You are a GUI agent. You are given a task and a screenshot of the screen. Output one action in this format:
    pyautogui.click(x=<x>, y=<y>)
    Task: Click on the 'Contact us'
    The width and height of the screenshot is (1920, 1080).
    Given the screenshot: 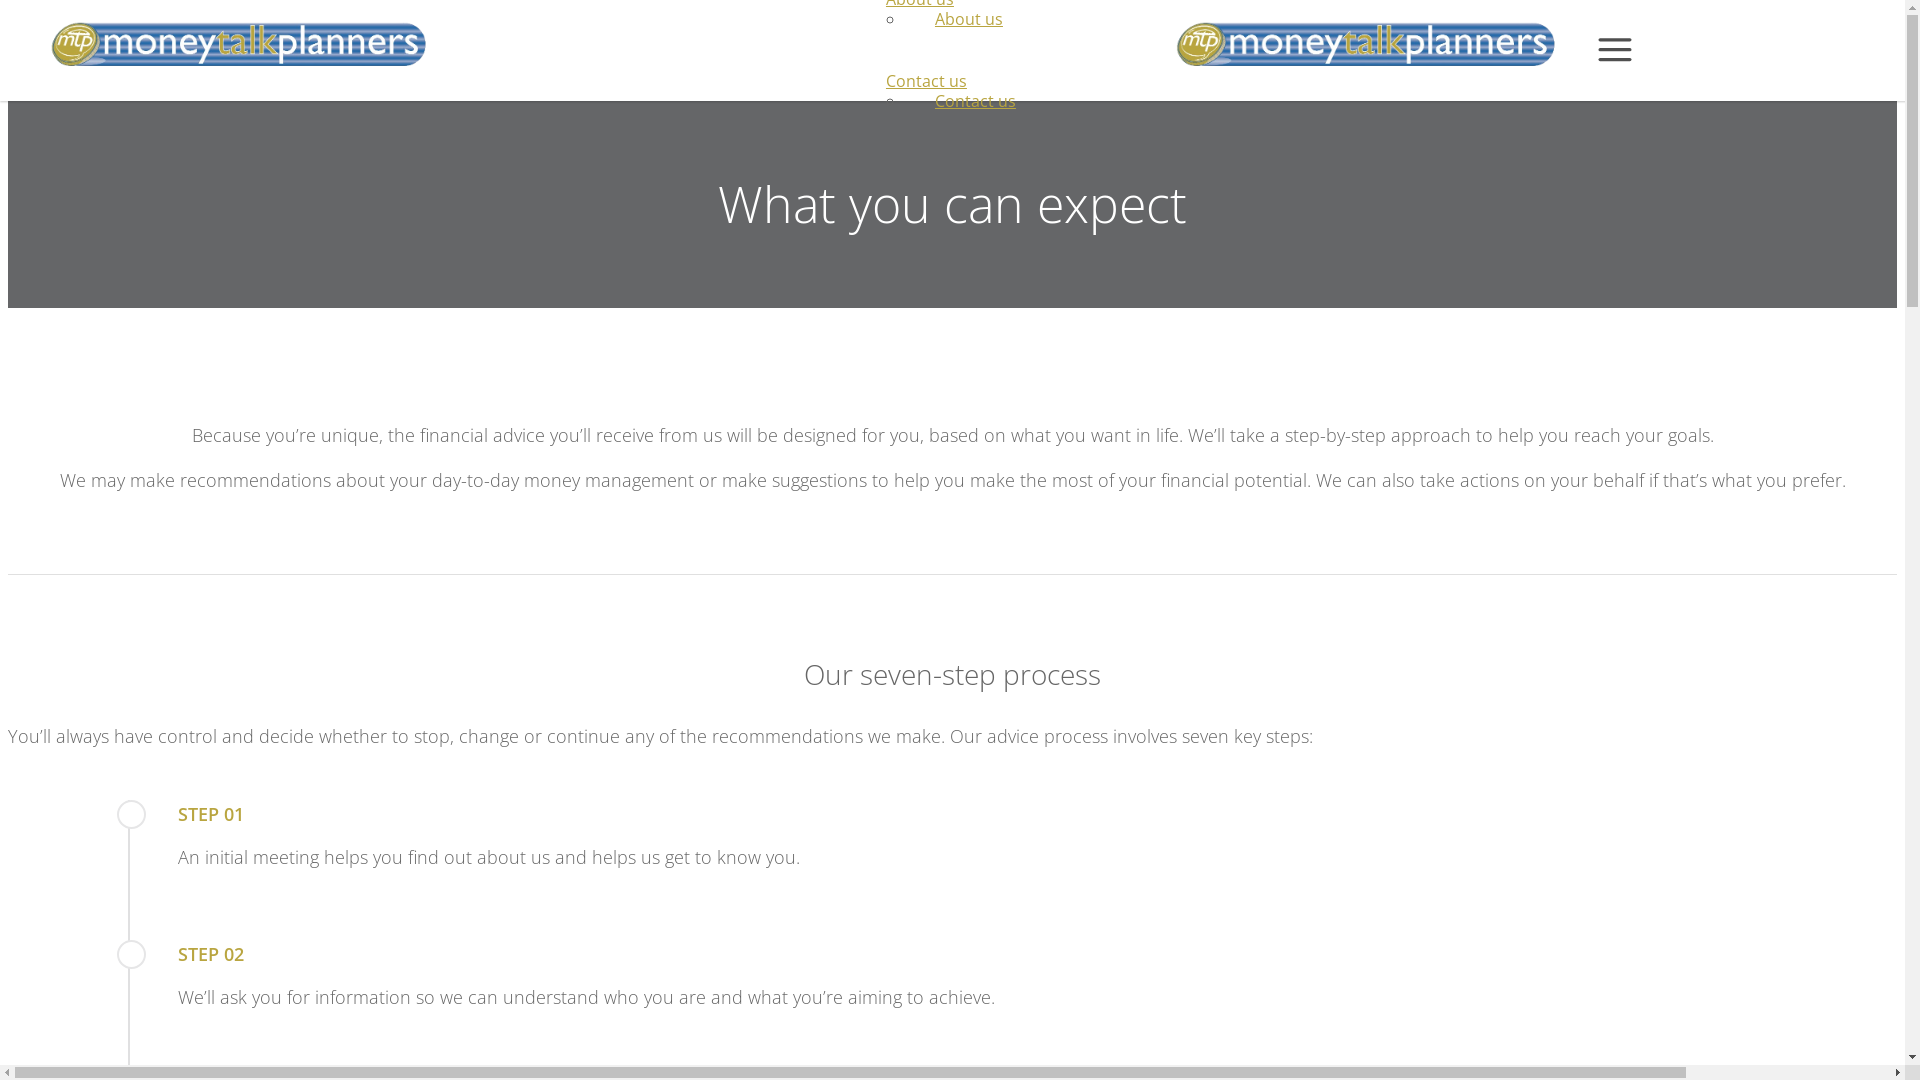 What is the action you would take?
    pyautogui.click(x=925, y=80)
    